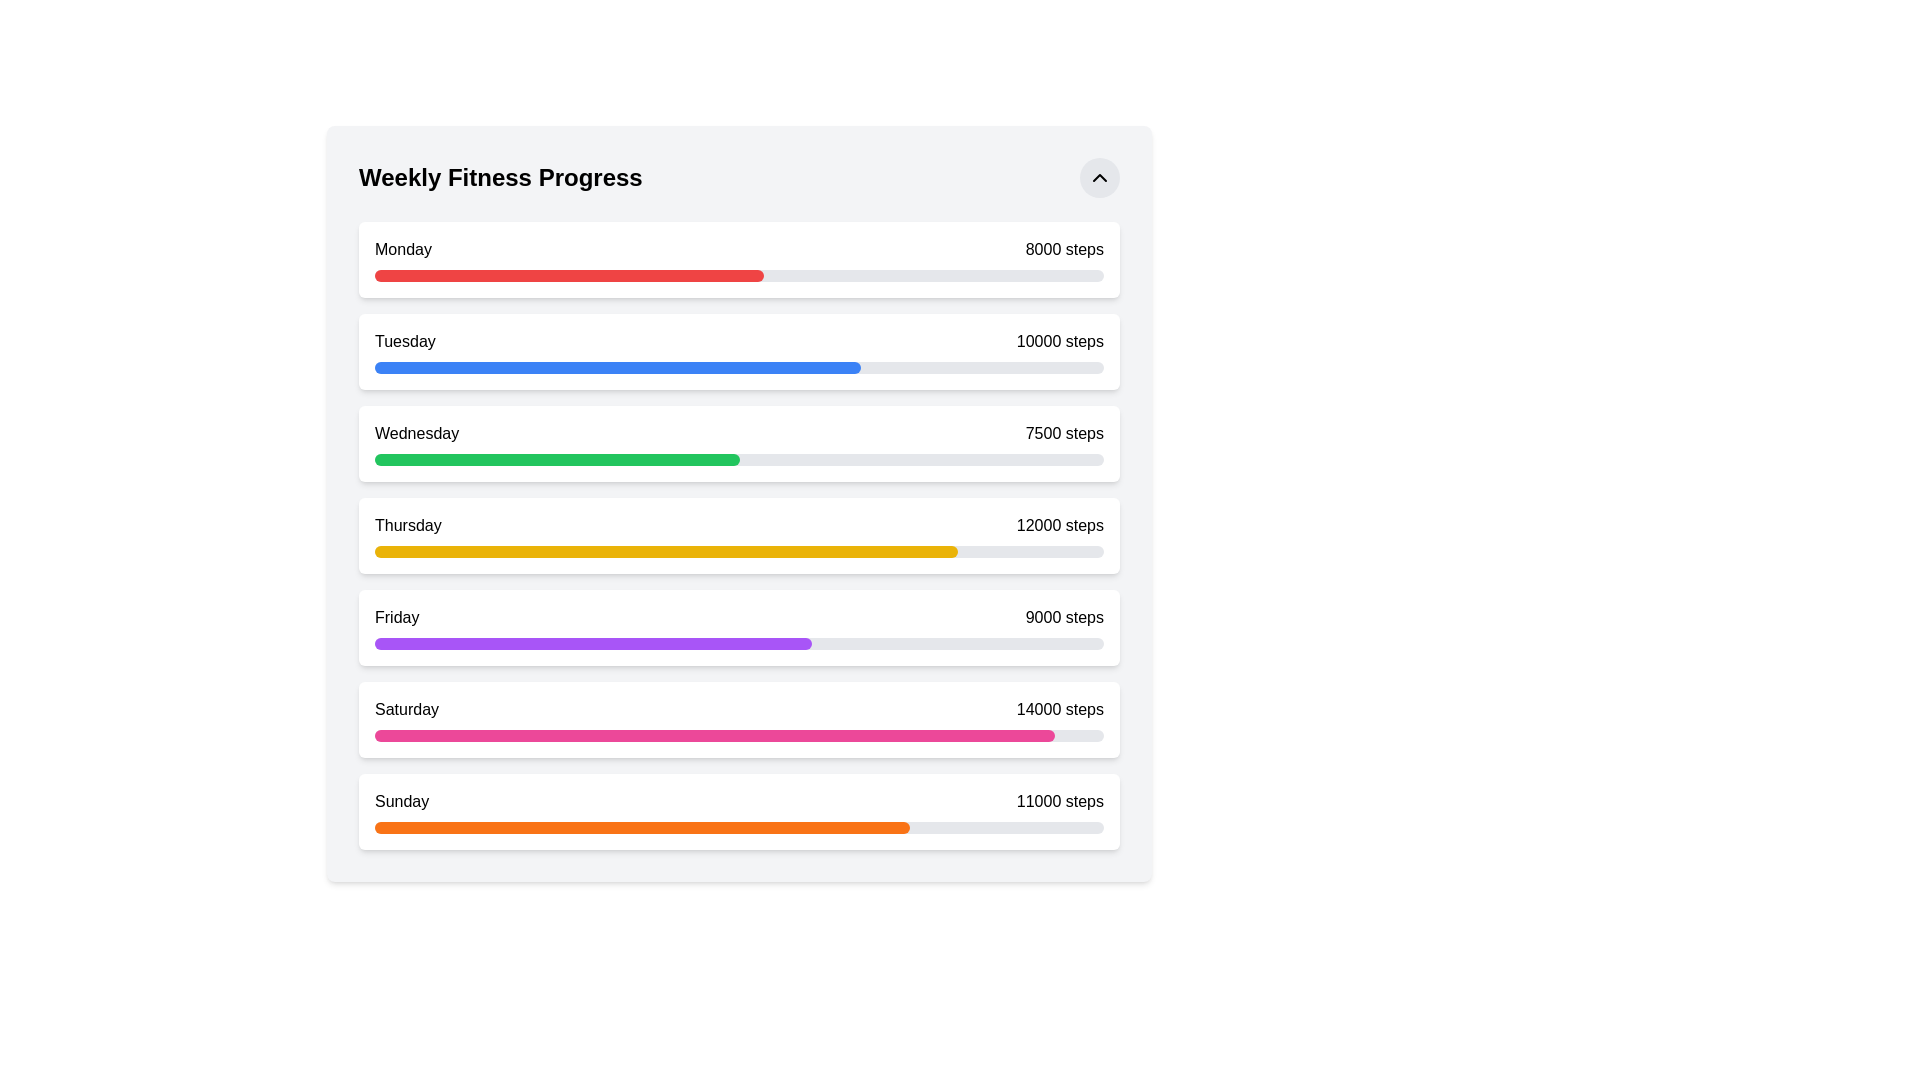  Describe the element at coordinates (397, 616) in the screenshot. I see `the text label displaying 'Friday' in the day-to-day activity tracker UI, which is part of a horizontal layout with other days of the week` at that location.